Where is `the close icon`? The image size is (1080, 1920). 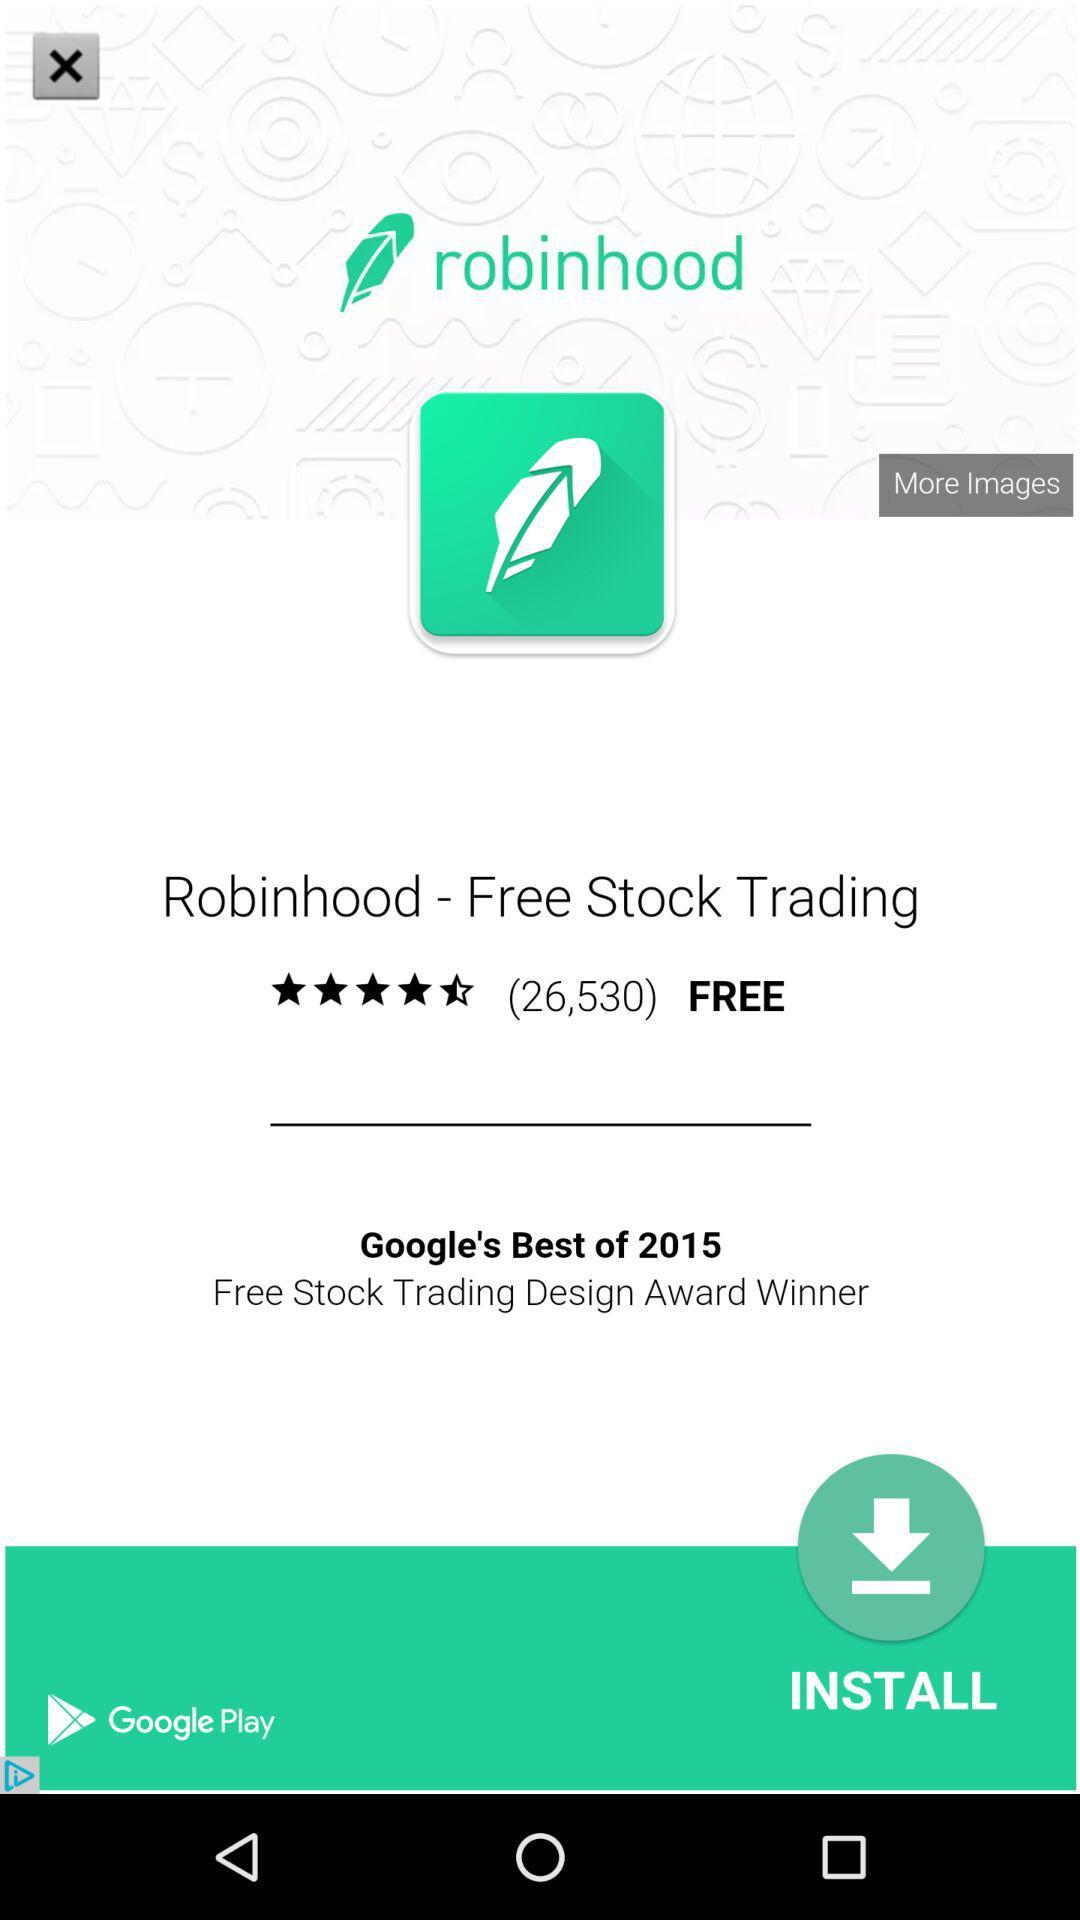 the close icon is located at coordinates (64, 70).